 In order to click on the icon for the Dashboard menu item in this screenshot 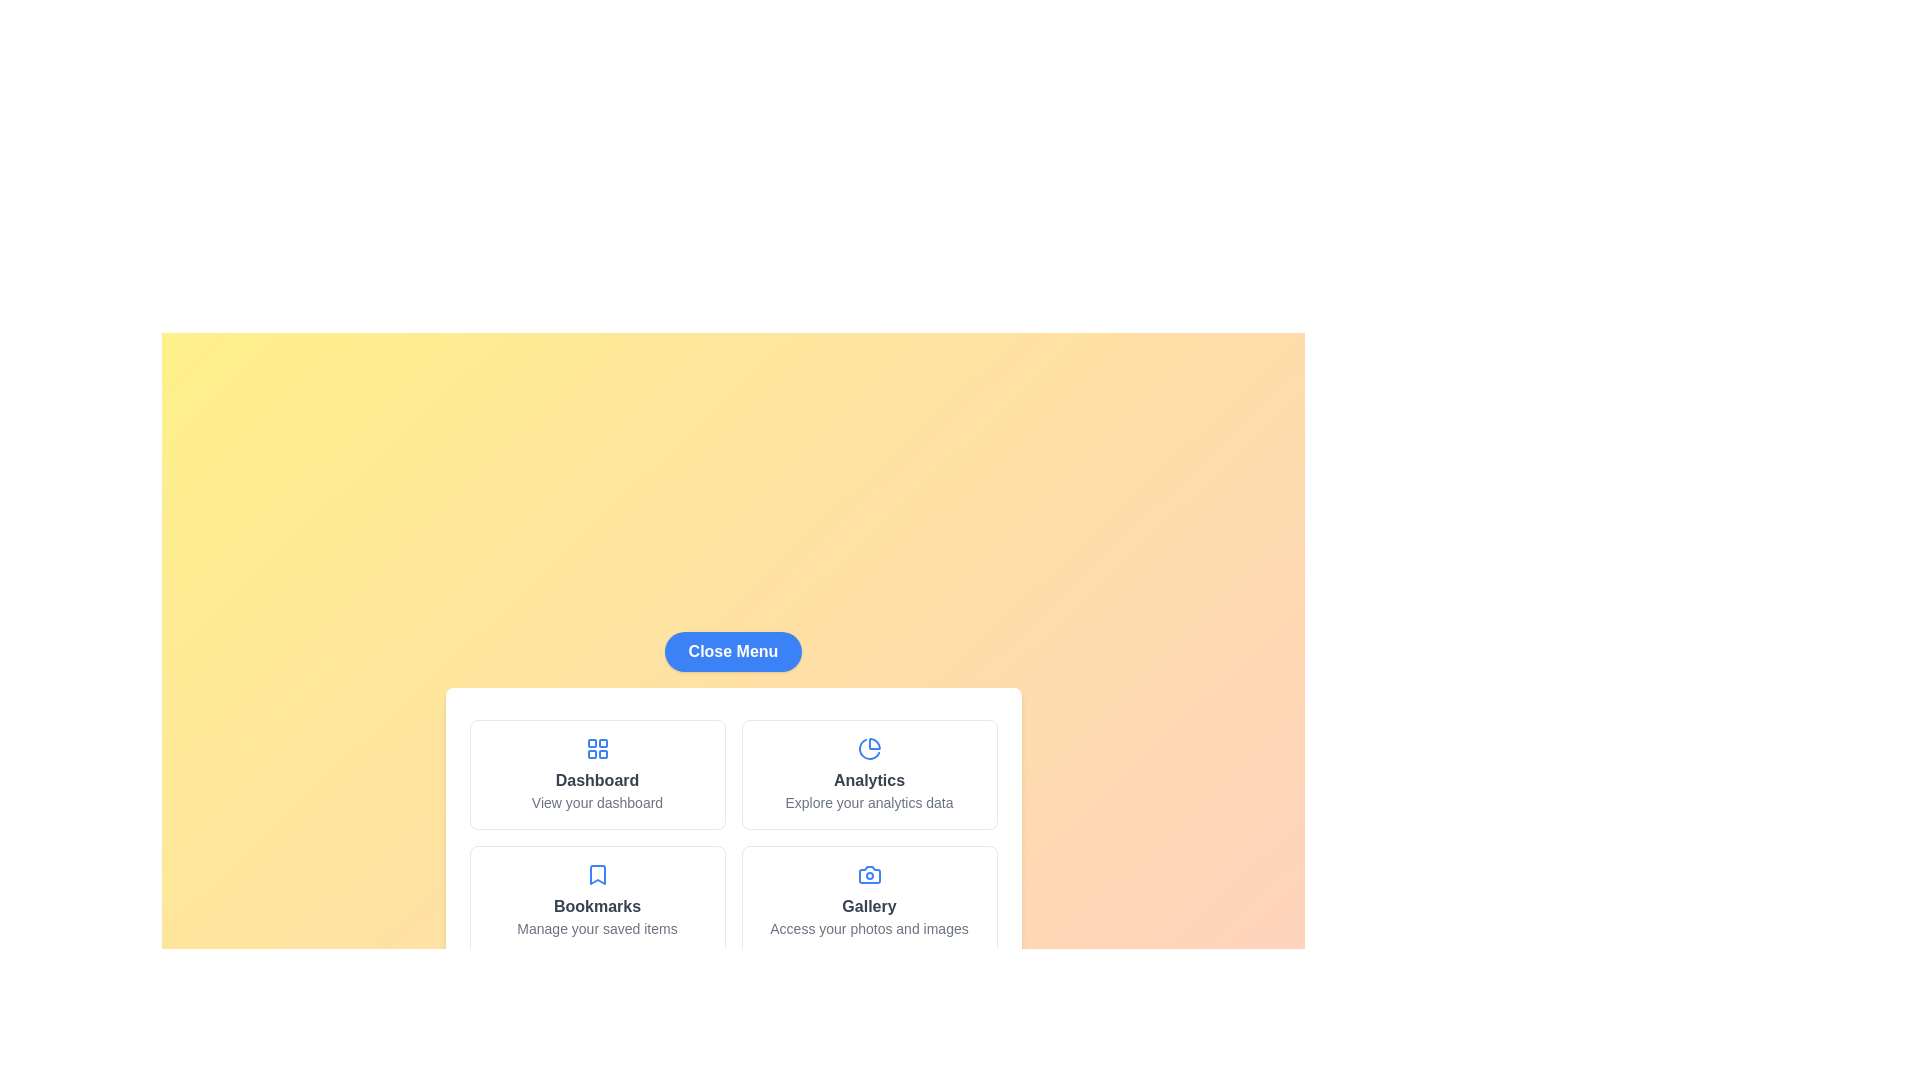, I will do `click(596, 748)`.